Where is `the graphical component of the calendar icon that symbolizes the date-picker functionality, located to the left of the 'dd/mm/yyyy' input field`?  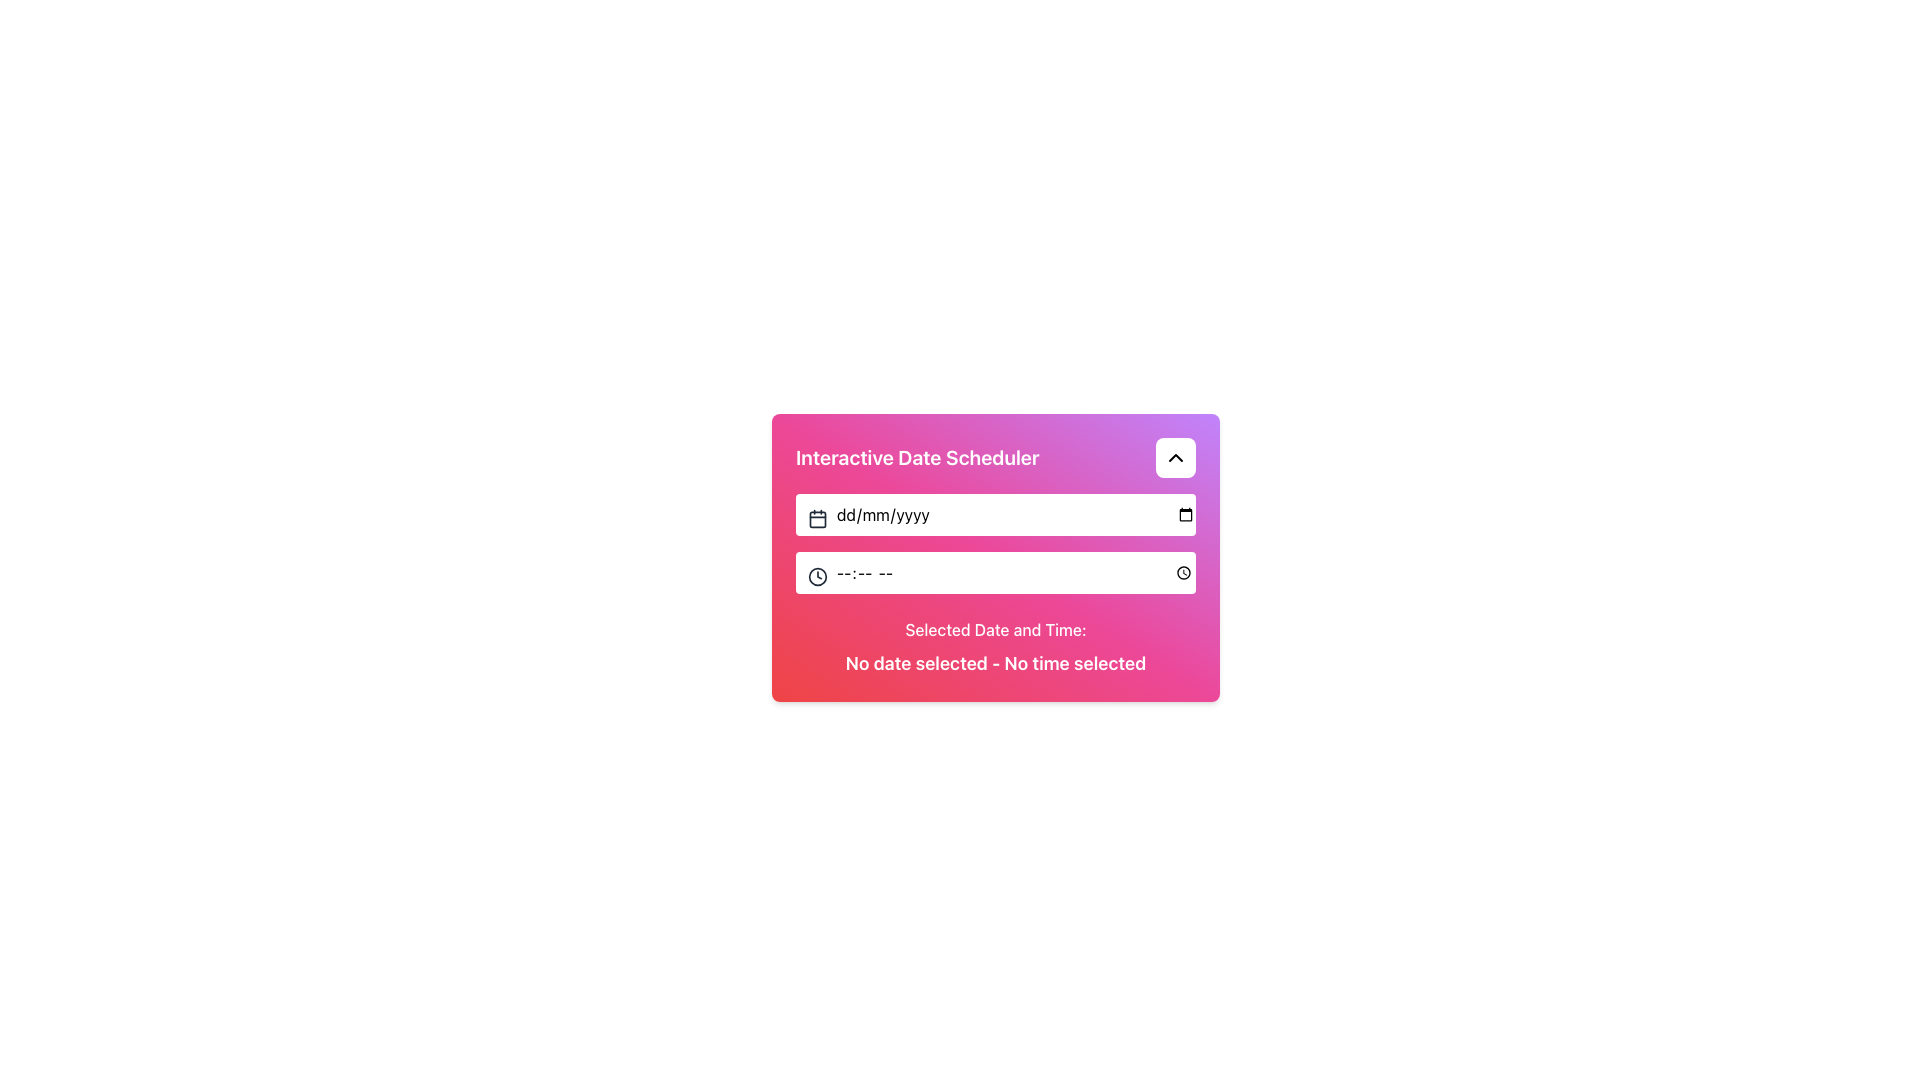 the graphical component of the calendar icon that symbolizes the date-picker functionality, located to the left of the 'dd/mm/yyyy' input field is located at coordinates (817, 518).